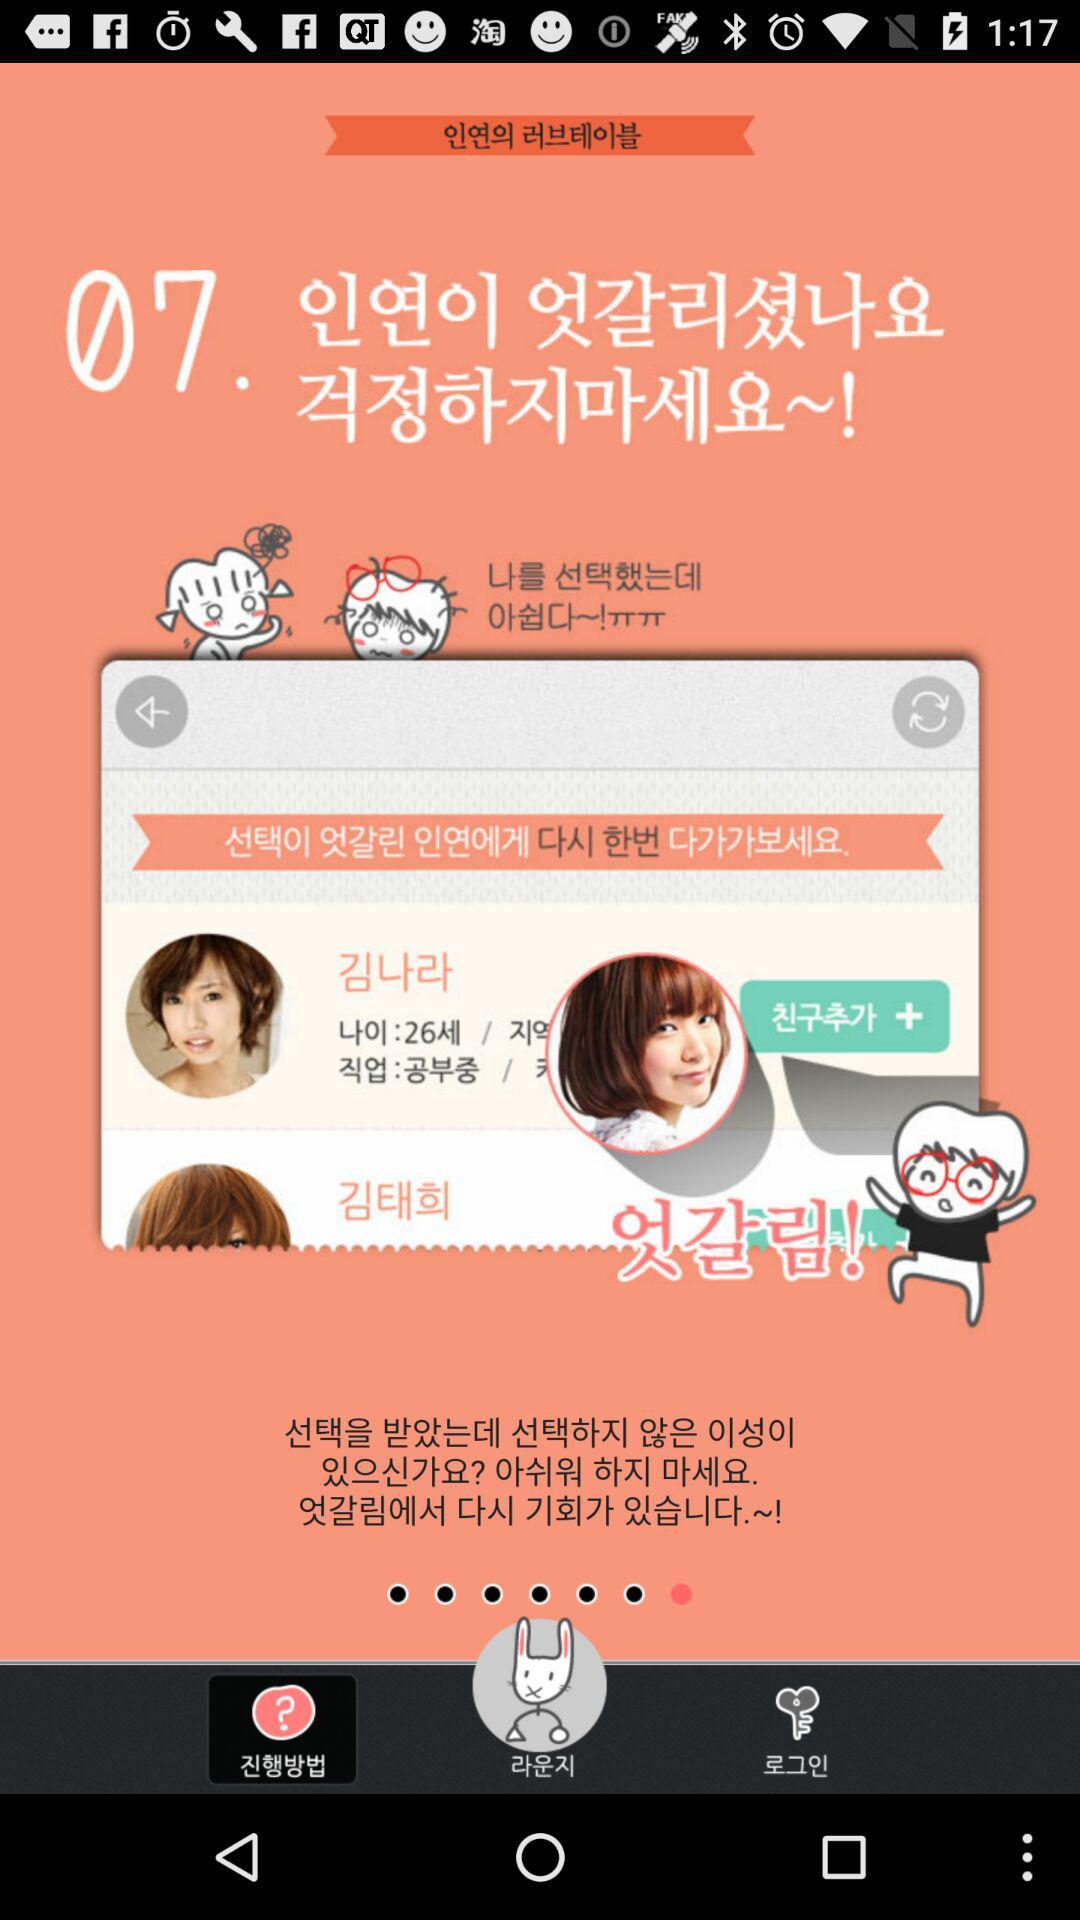 The height and width of the screenshot is (1920, 1080). Describe the element at coordinates (397, 1593) in the screenshot. I see `first image in series` at that location.